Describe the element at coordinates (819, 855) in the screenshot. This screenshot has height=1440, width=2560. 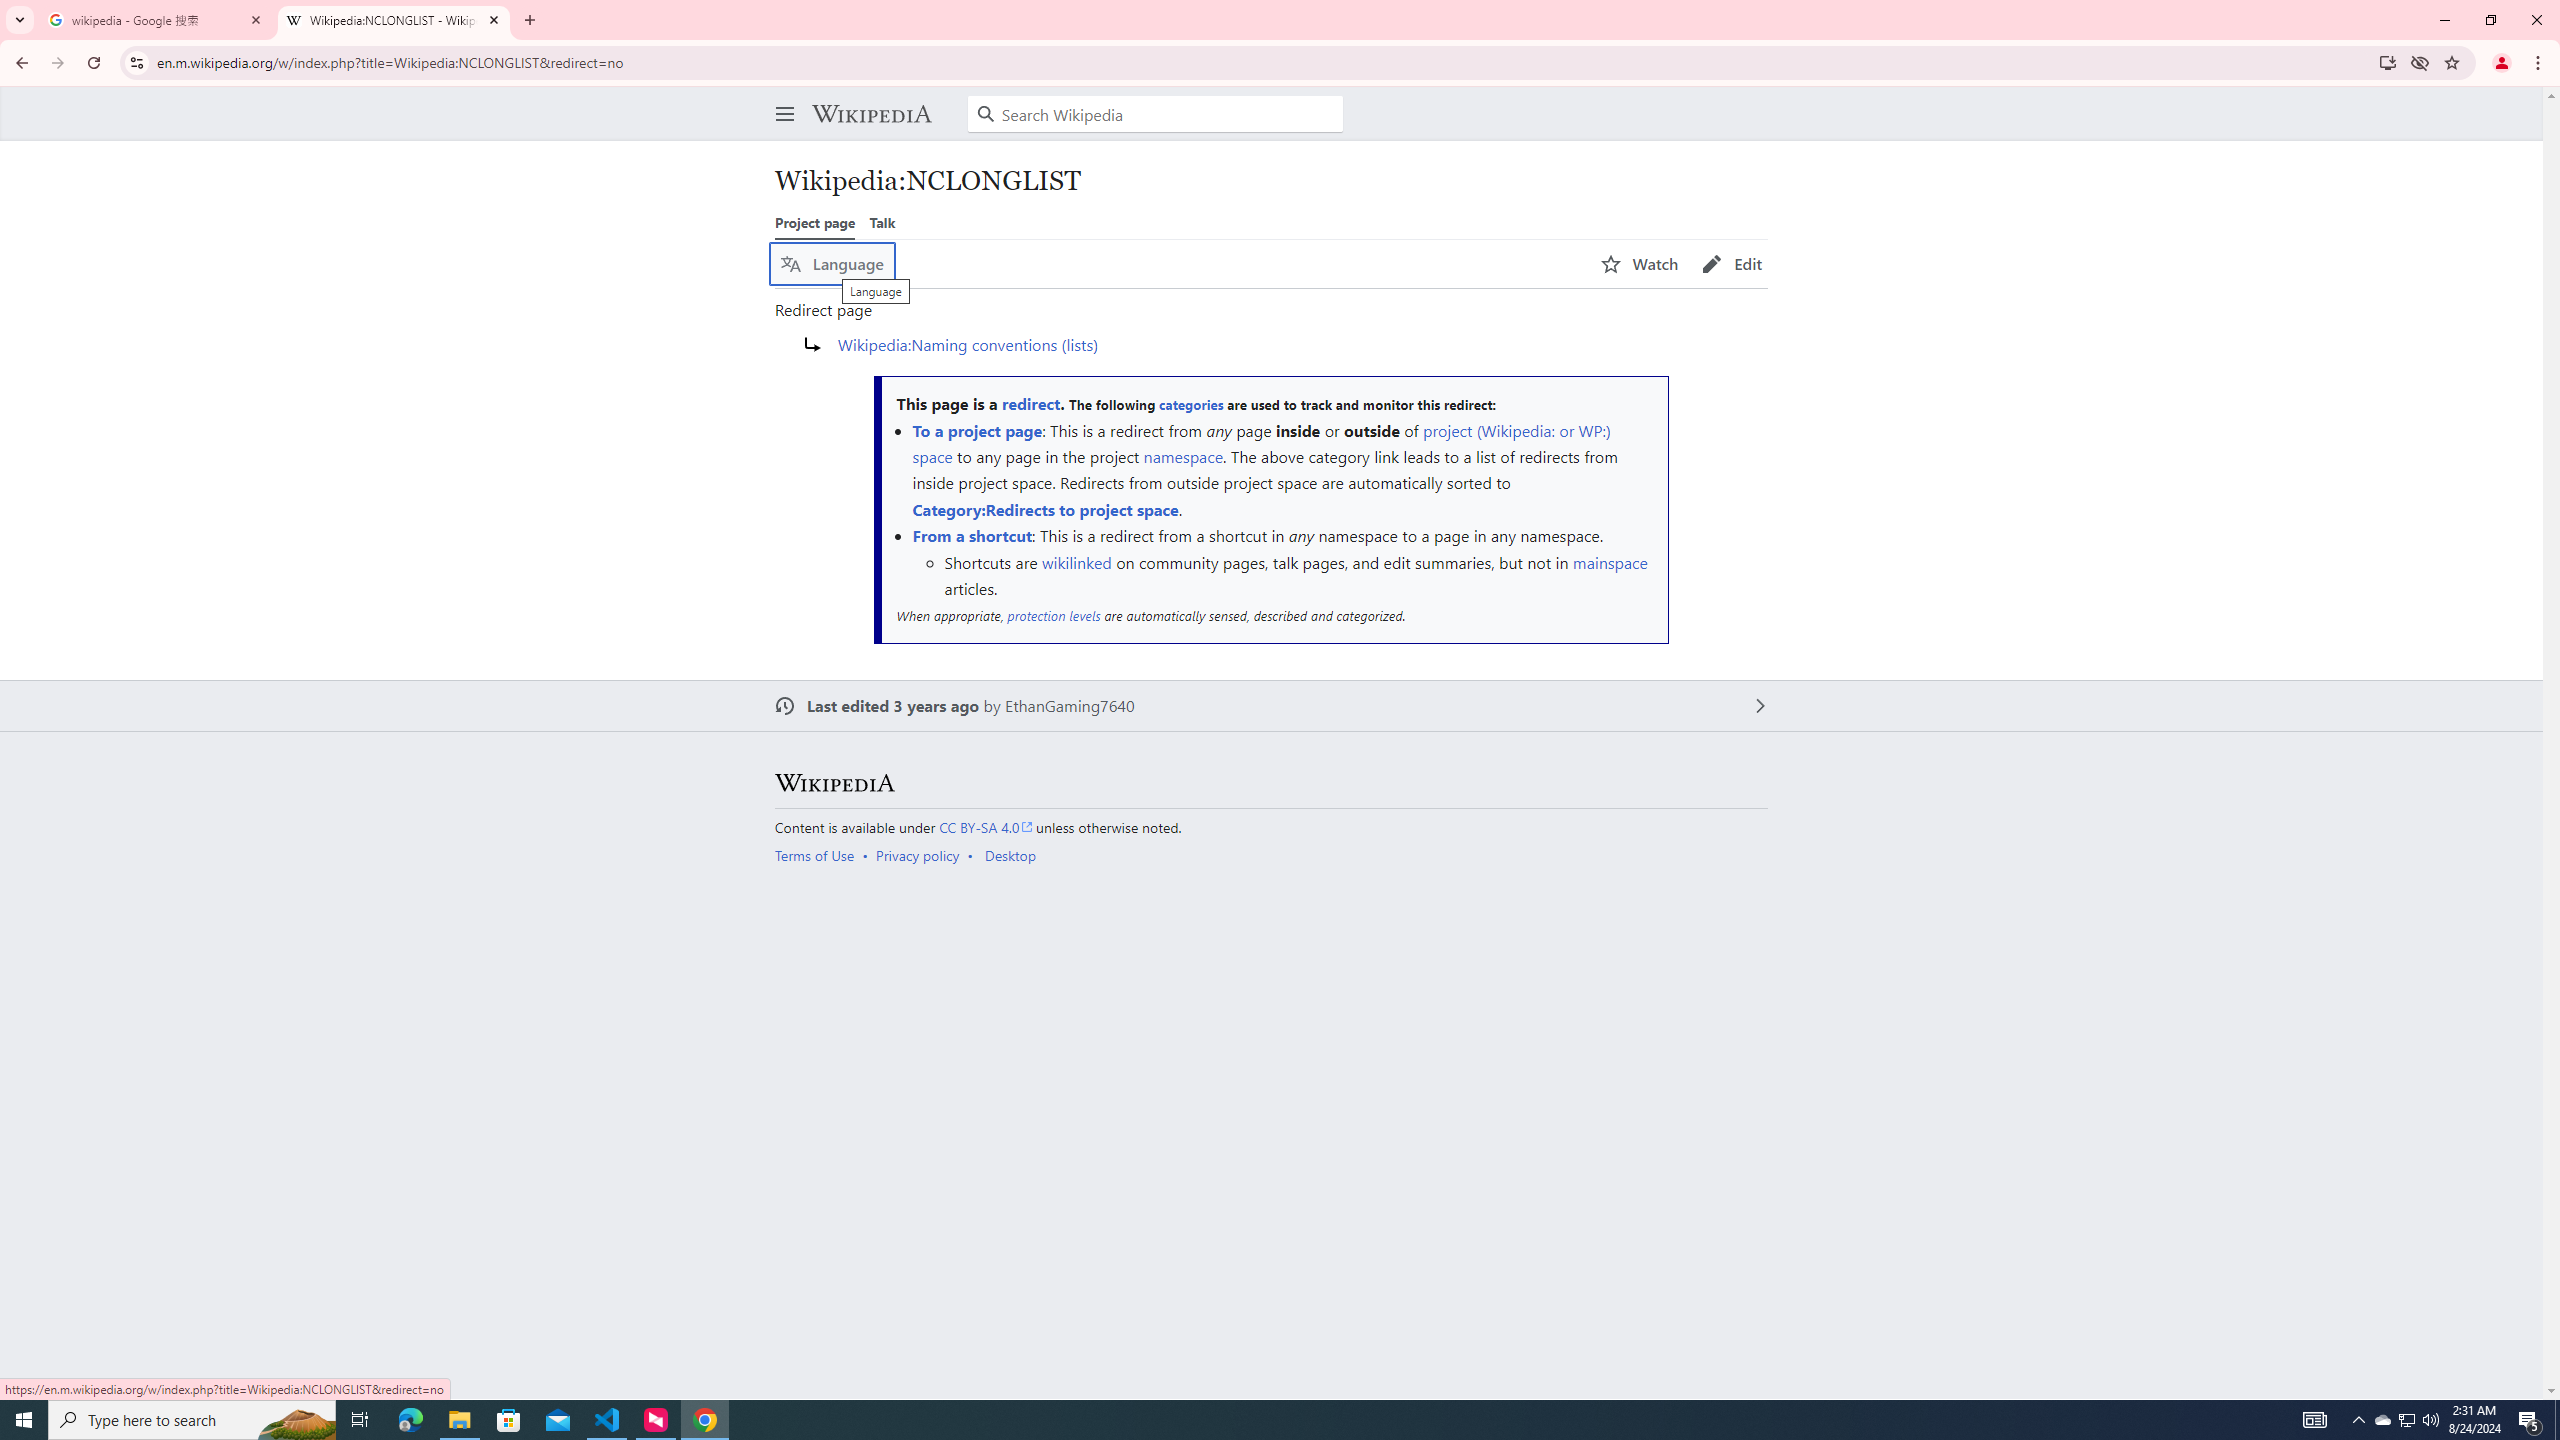
I see `'AutomationID: footer-places-terms-use'` at that location.